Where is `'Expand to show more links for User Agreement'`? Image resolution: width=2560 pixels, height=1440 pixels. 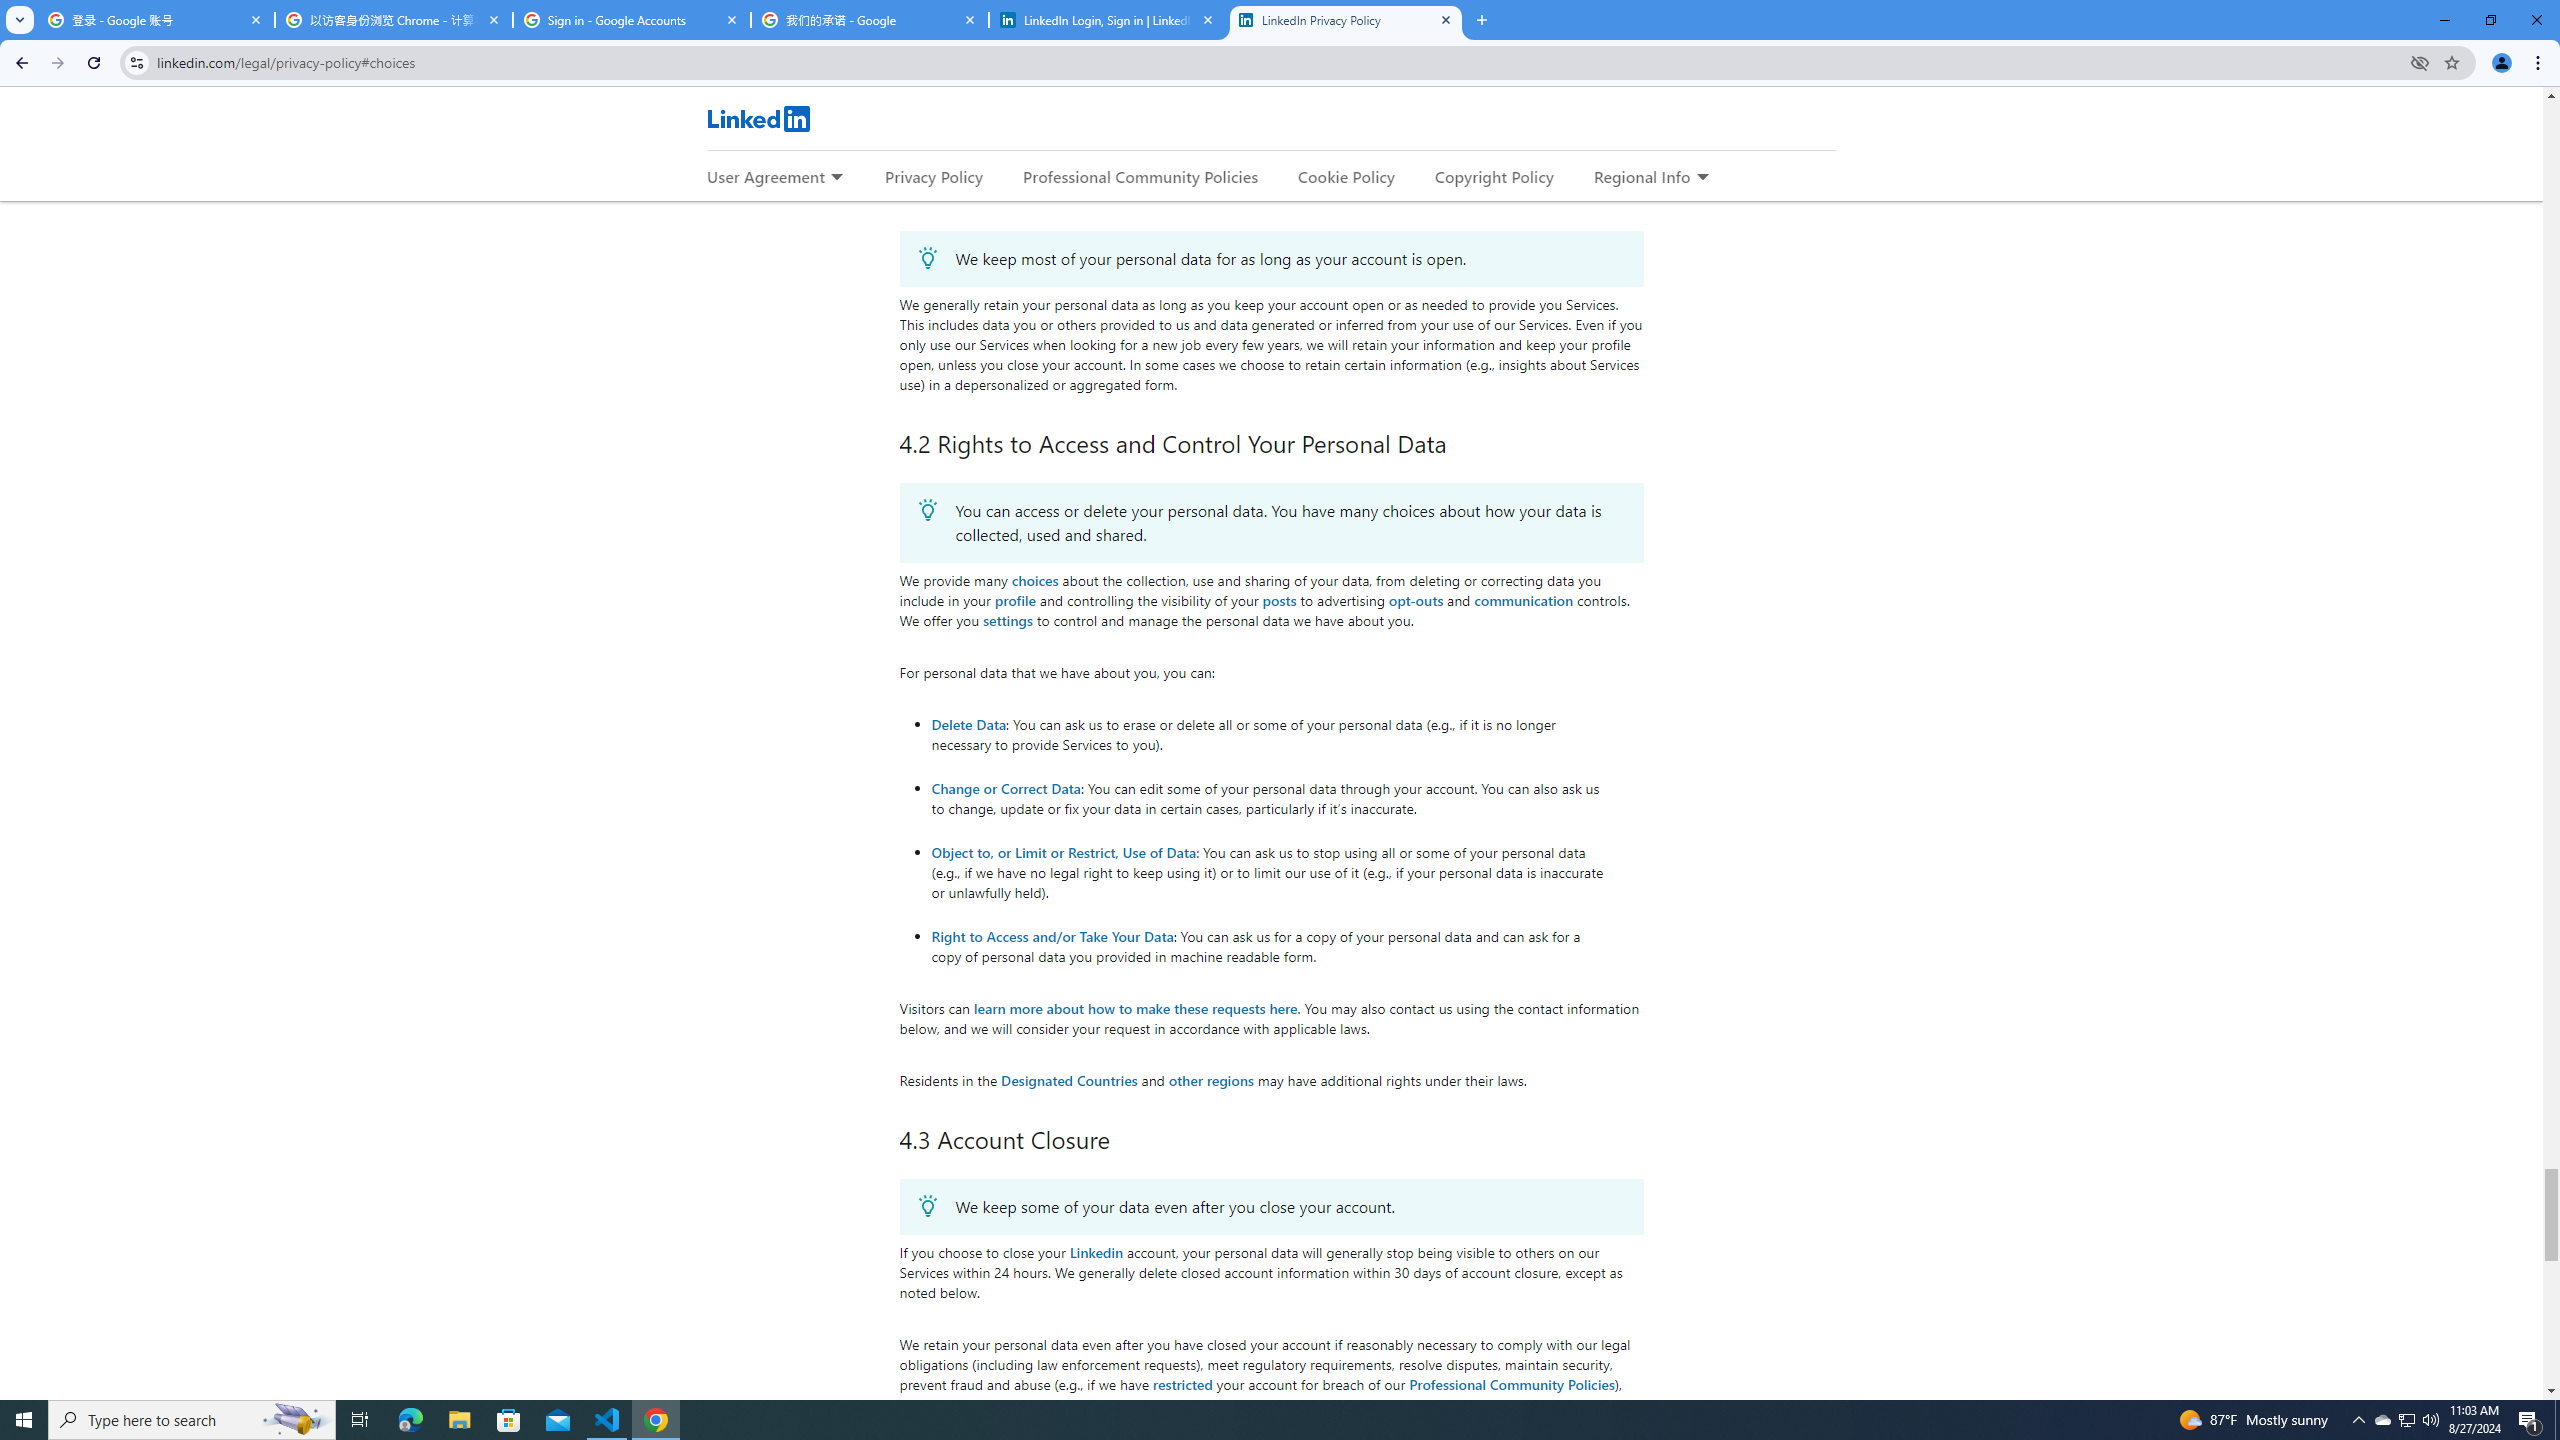
'Expand to show more links for User Agreement' is located at coordinates (835, 177).